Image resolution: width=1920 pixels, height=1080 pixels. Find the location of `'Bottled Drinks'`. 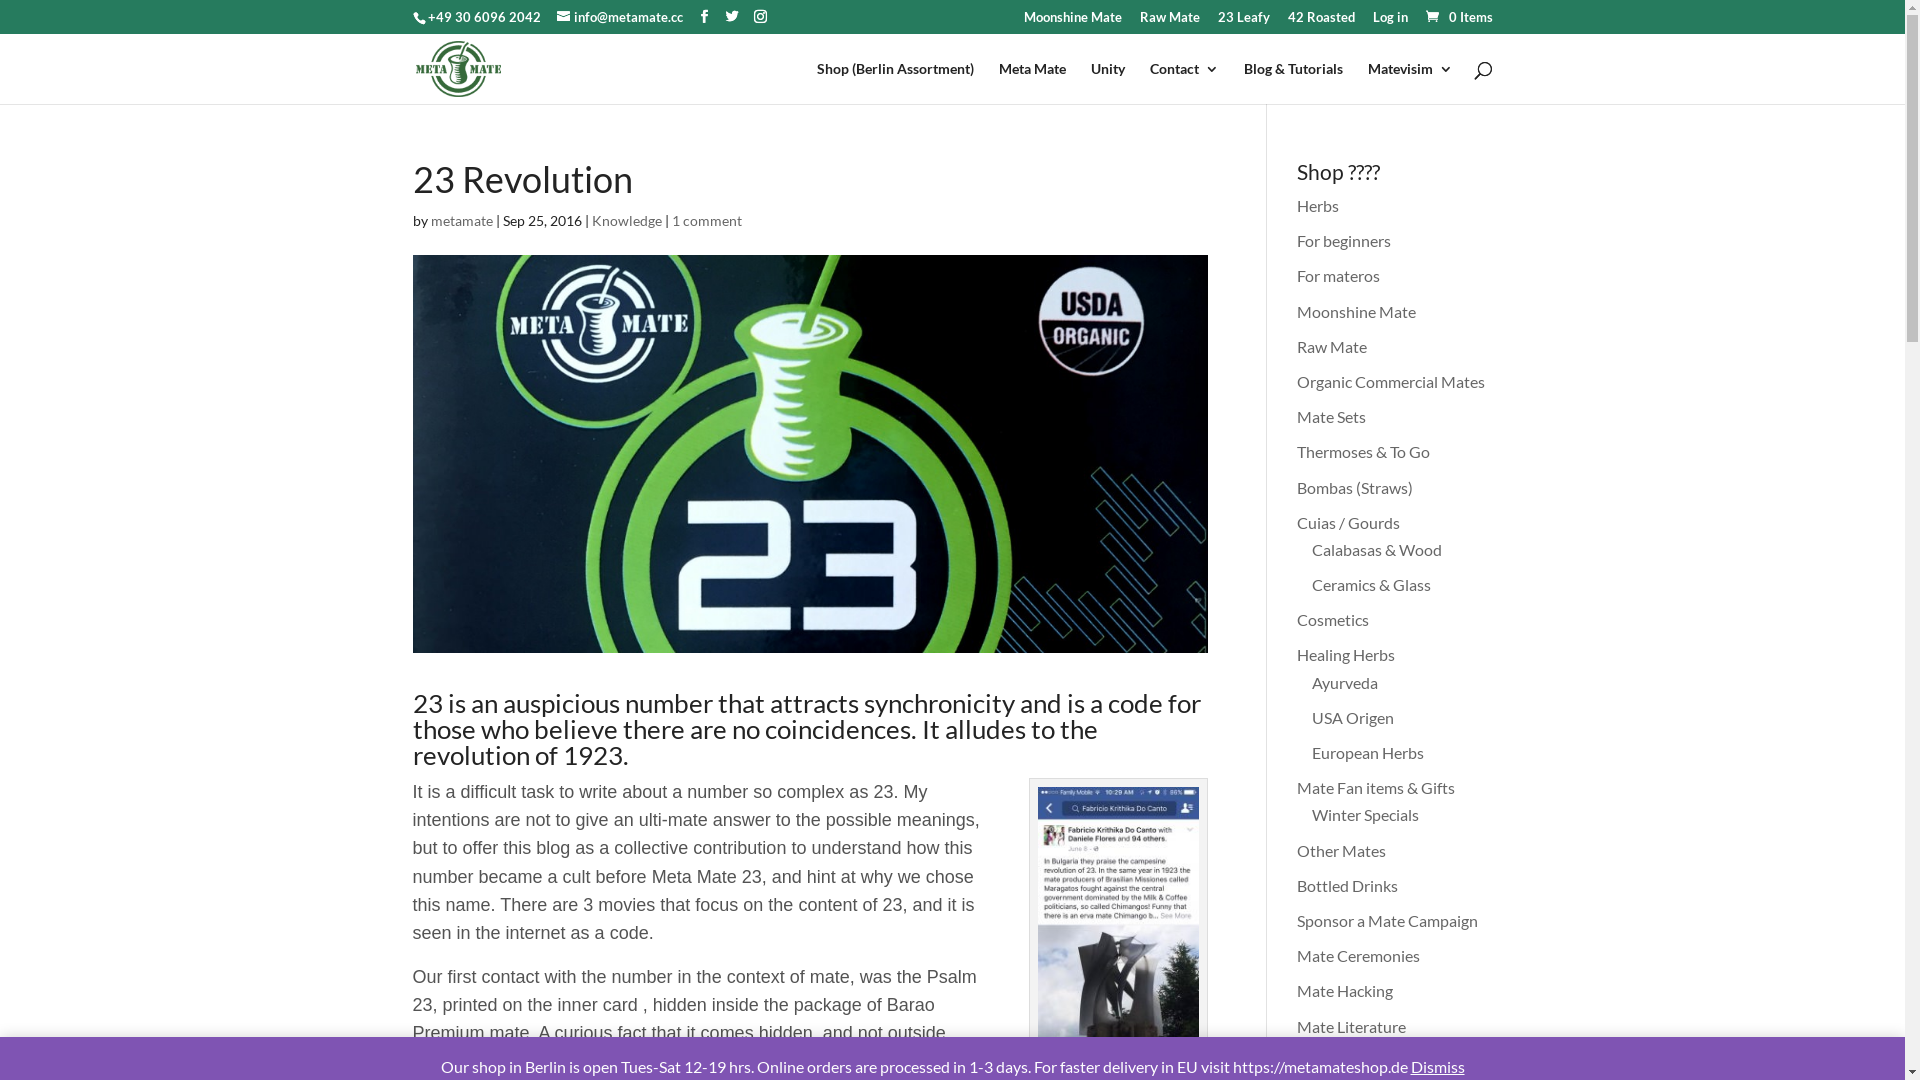

'Bottled Drinks' is located at coordinates (1296, 884).